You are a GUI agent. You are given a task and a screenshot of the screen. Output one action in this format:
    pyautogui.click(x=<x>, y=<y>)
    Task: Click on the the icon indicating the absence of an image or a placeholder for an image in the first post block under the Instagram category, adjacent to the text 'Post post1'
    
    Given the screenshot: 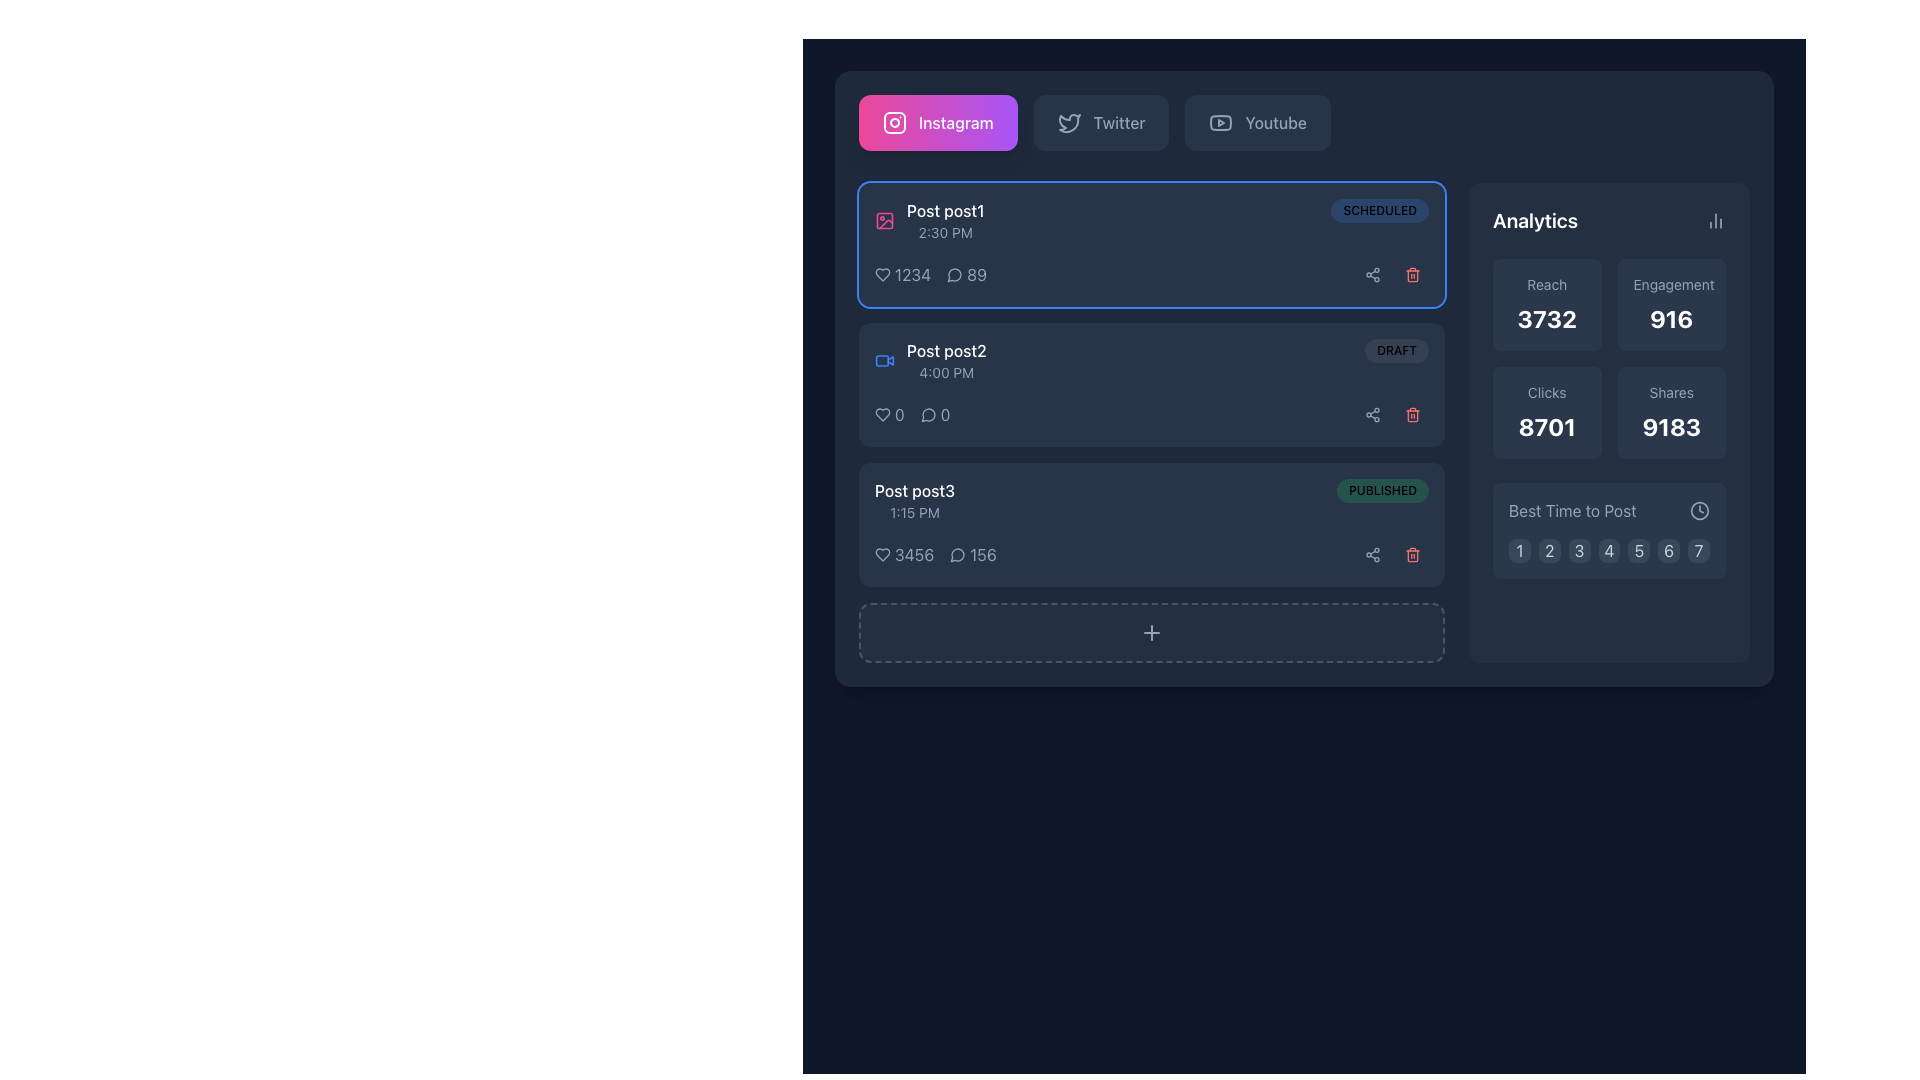 What is the action you would take?
    pyautogui.click(x=883, y=220)
    